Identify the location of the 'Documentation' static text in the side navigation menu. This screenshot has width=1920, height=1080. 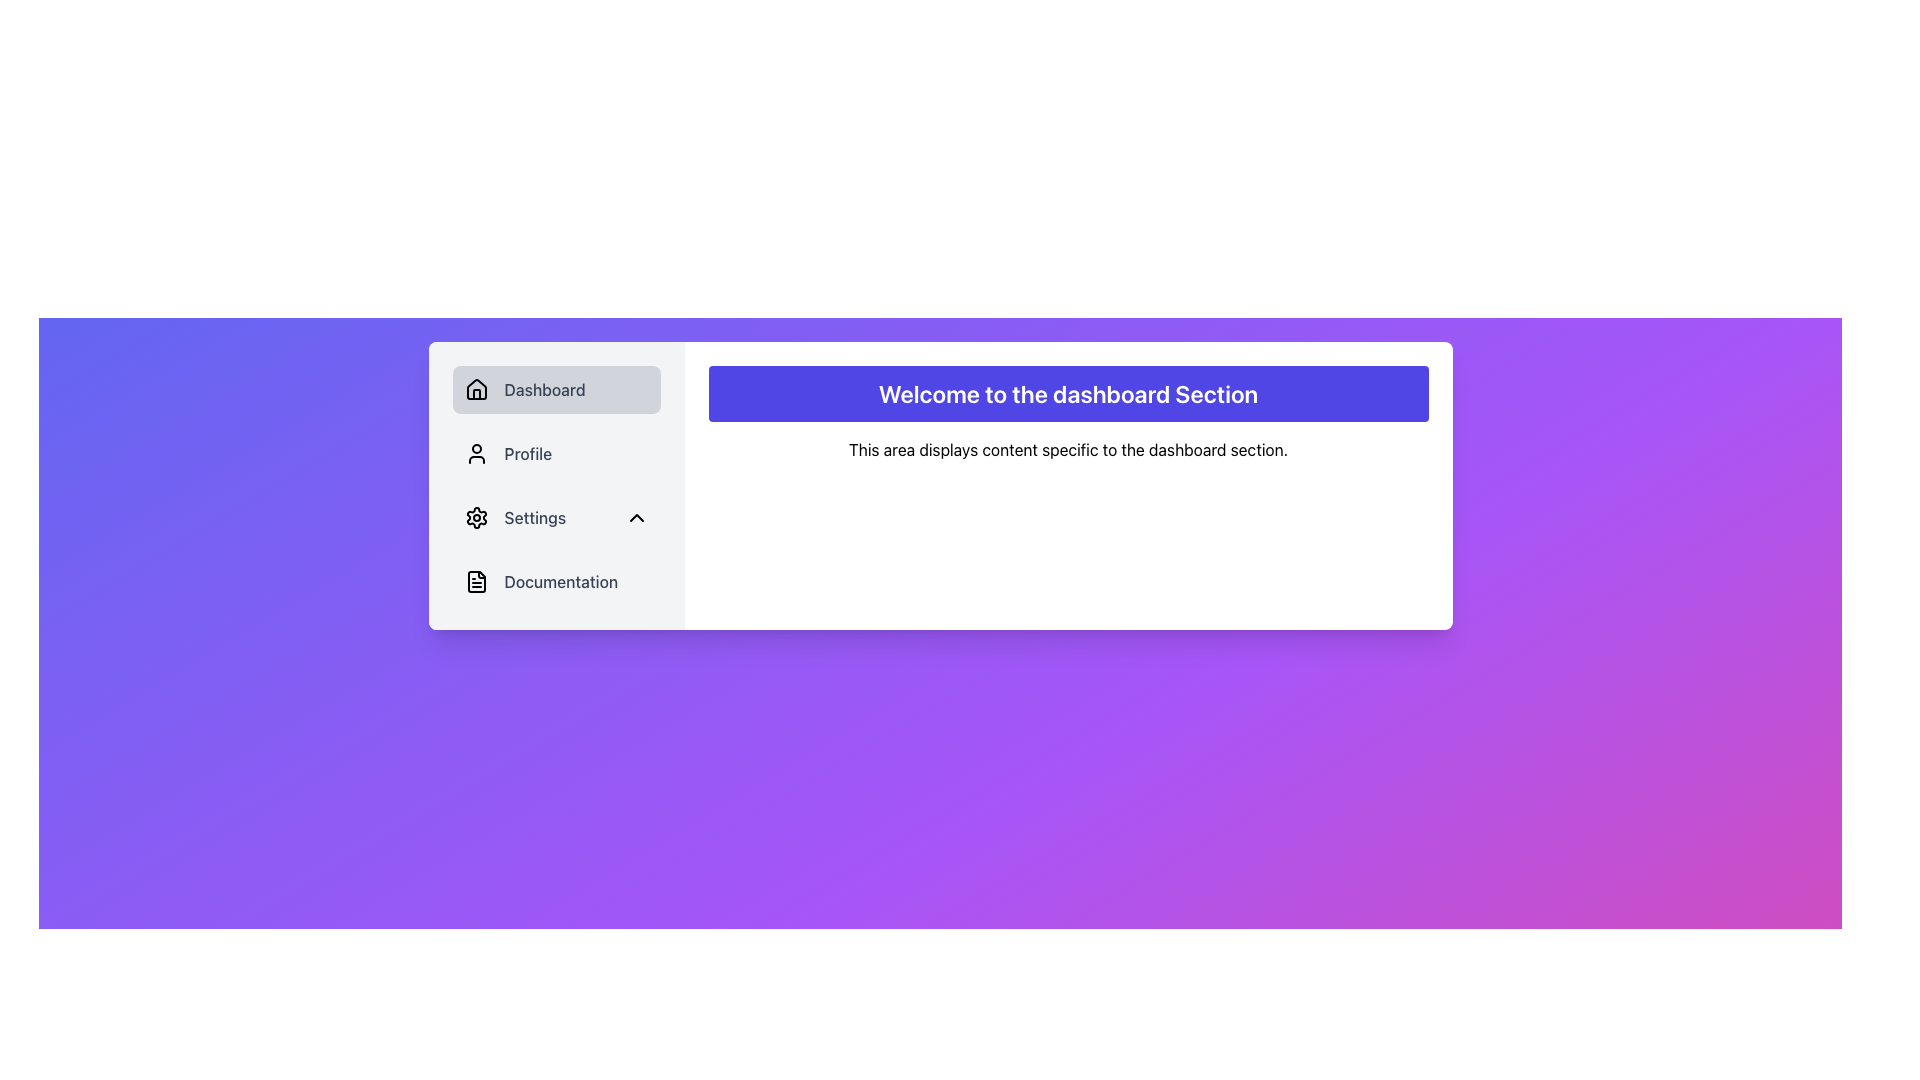
(560, 582).